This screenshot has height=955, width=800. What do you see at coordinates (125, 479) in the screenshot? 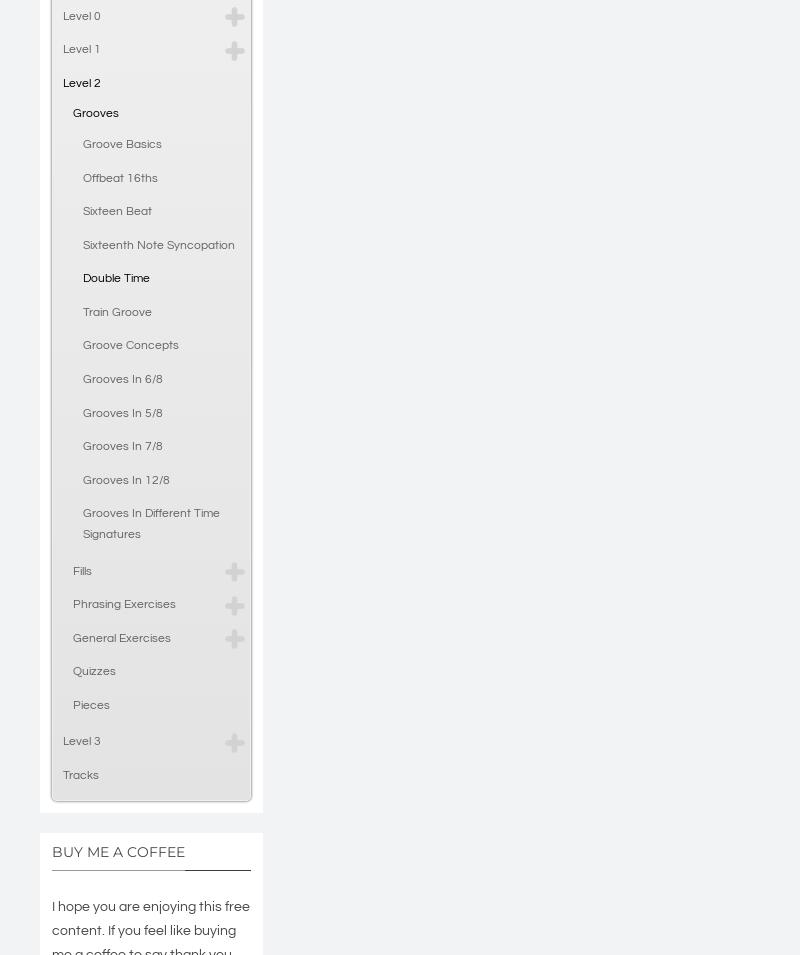
I see `'Grooves In 12/8'` at bounding box center [125, 479].